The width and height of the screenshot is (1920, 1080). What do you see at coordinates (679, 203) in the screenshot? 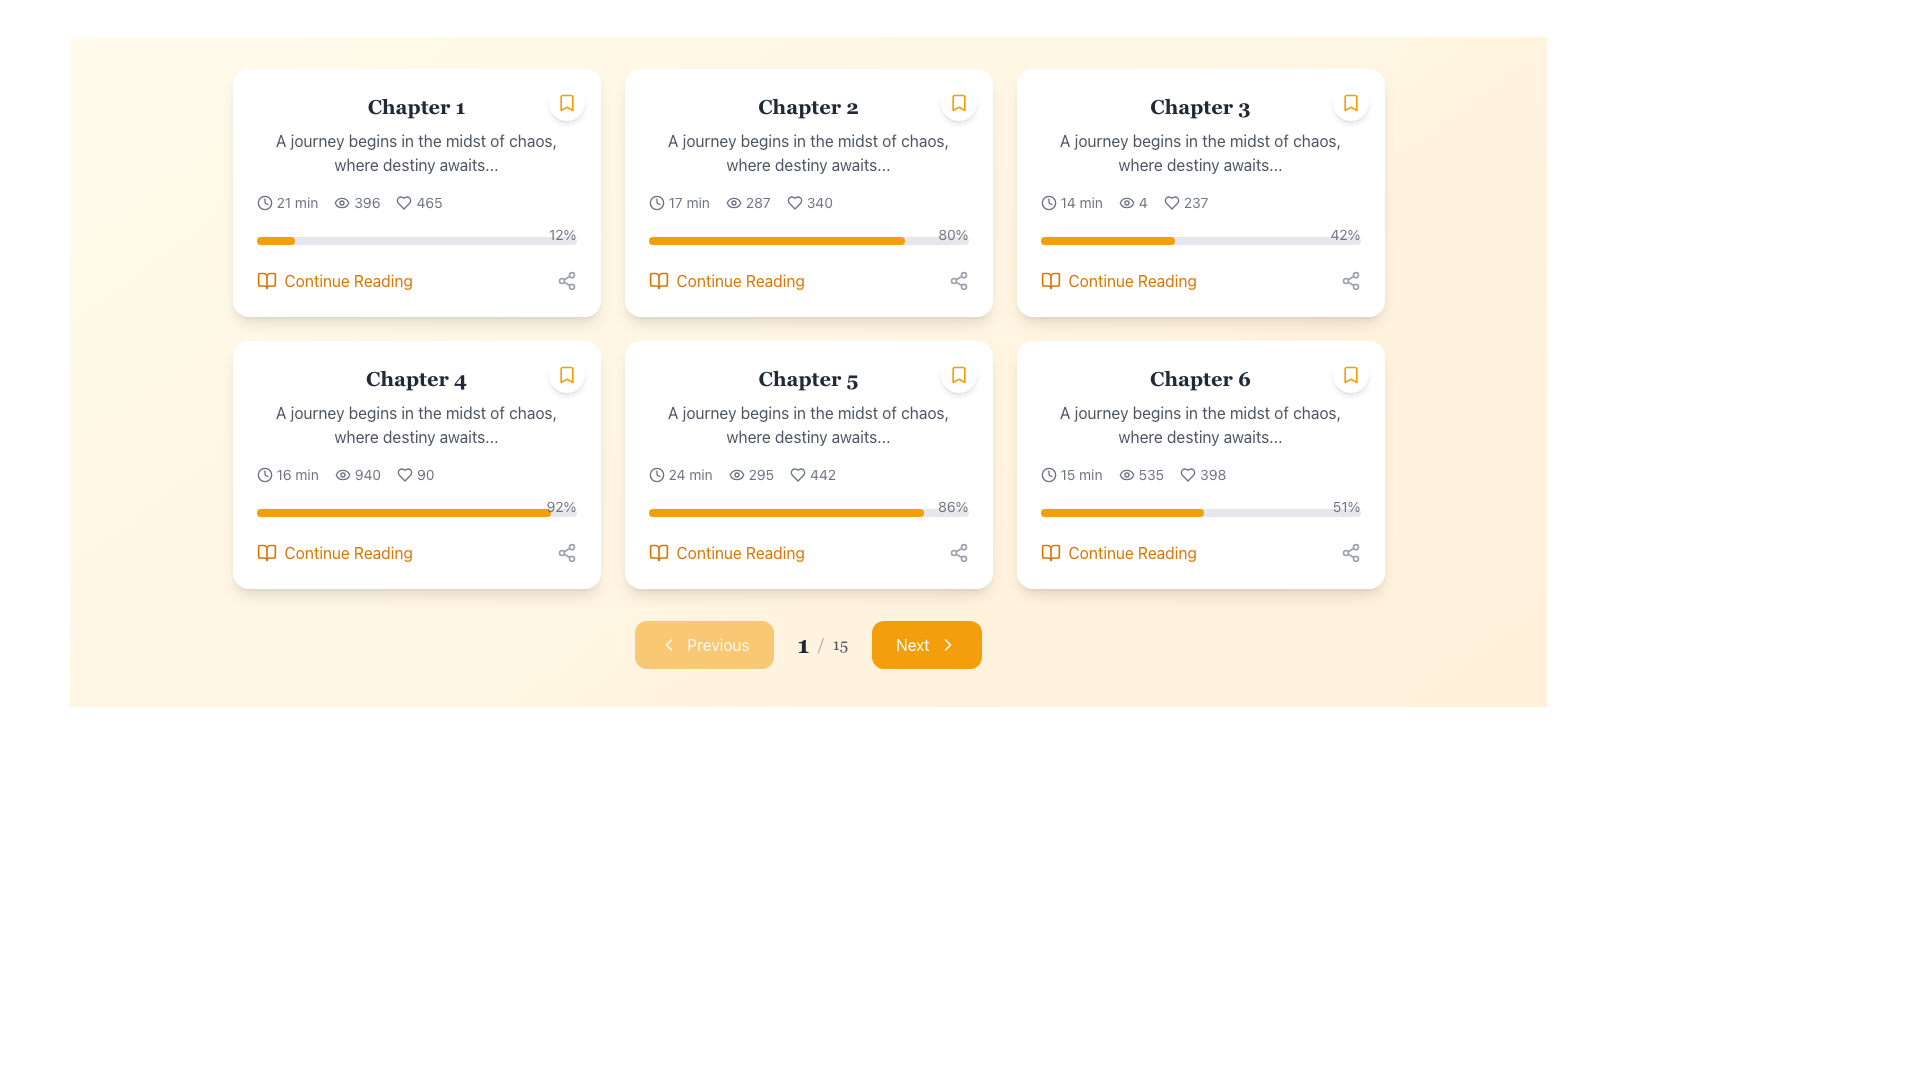
I see `the informational indicator displaying the estimated reading duration for 'Chapter 2' located in the top-left corner of the card content` at bounding box center [679, 203].